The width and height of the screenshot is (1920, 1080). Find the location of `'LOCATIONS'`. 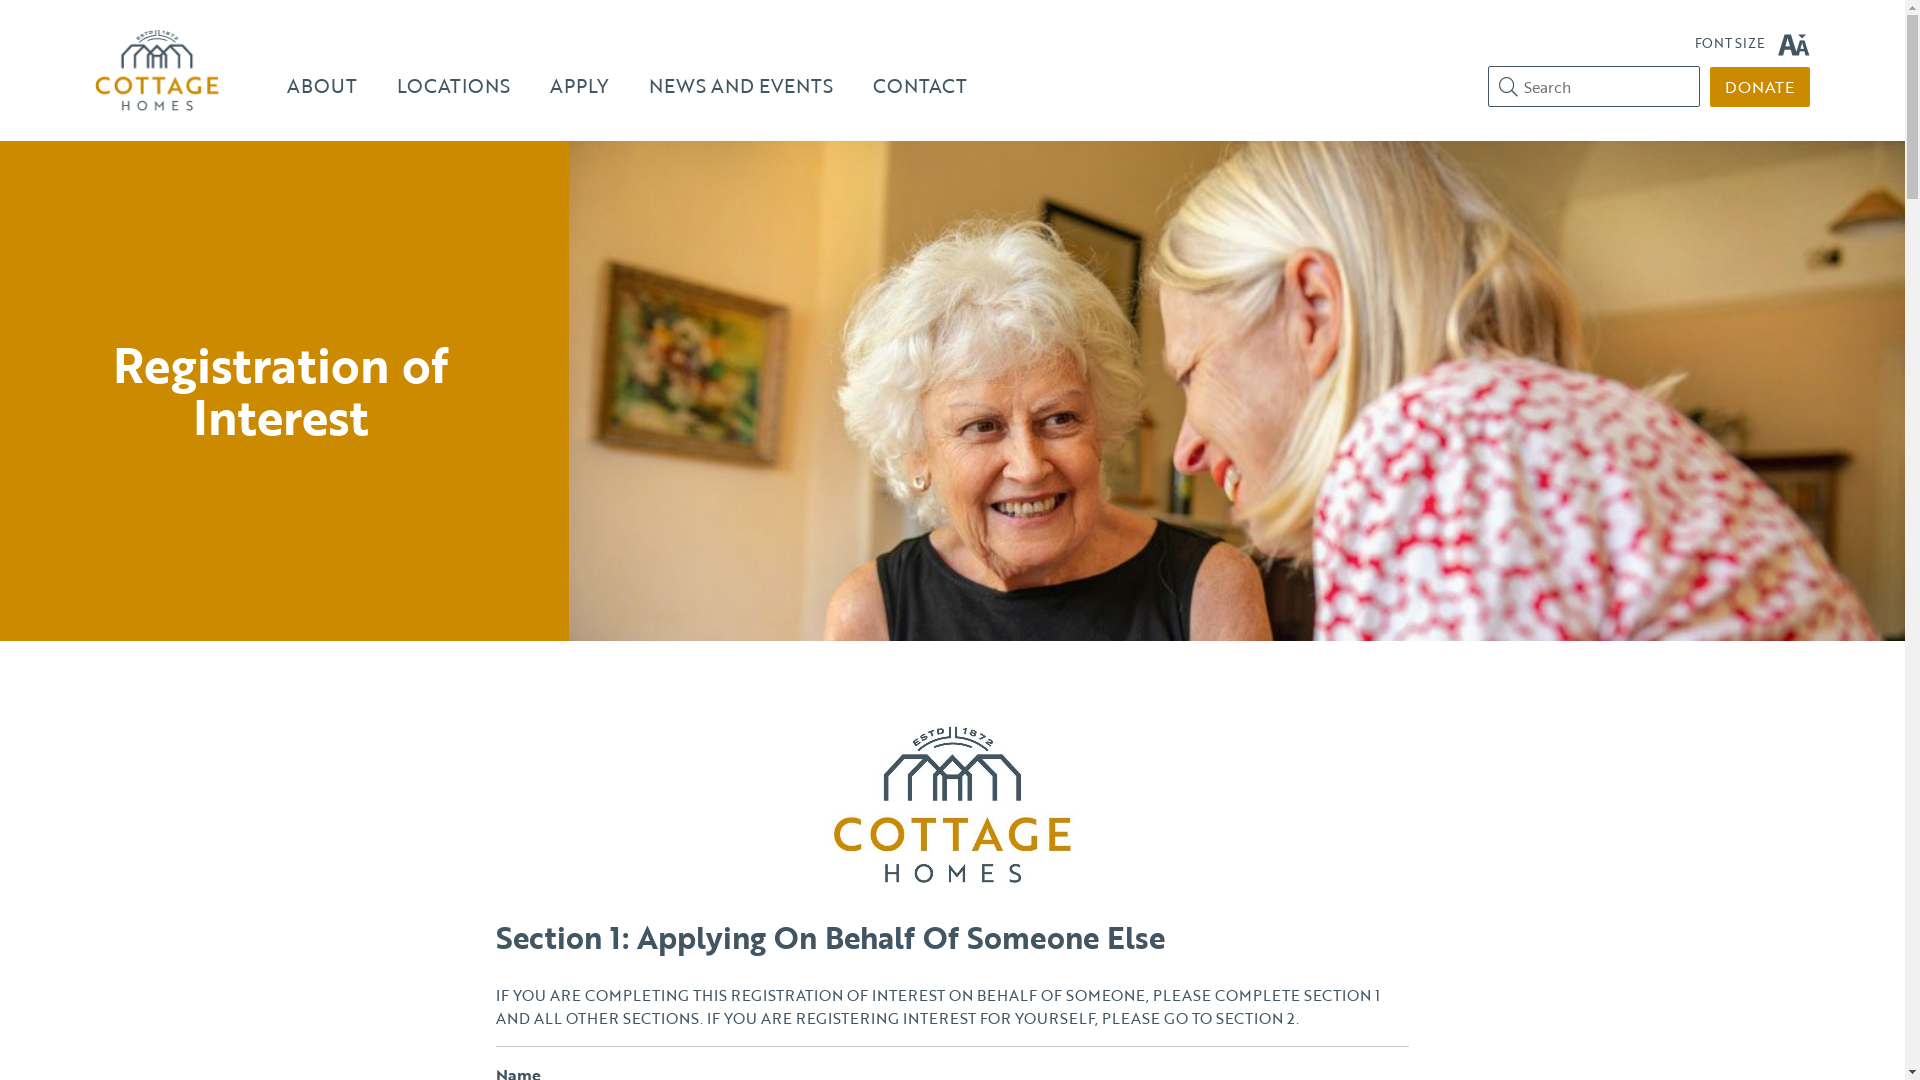

'LOCATIONS' is located at coordinates (377, 84).